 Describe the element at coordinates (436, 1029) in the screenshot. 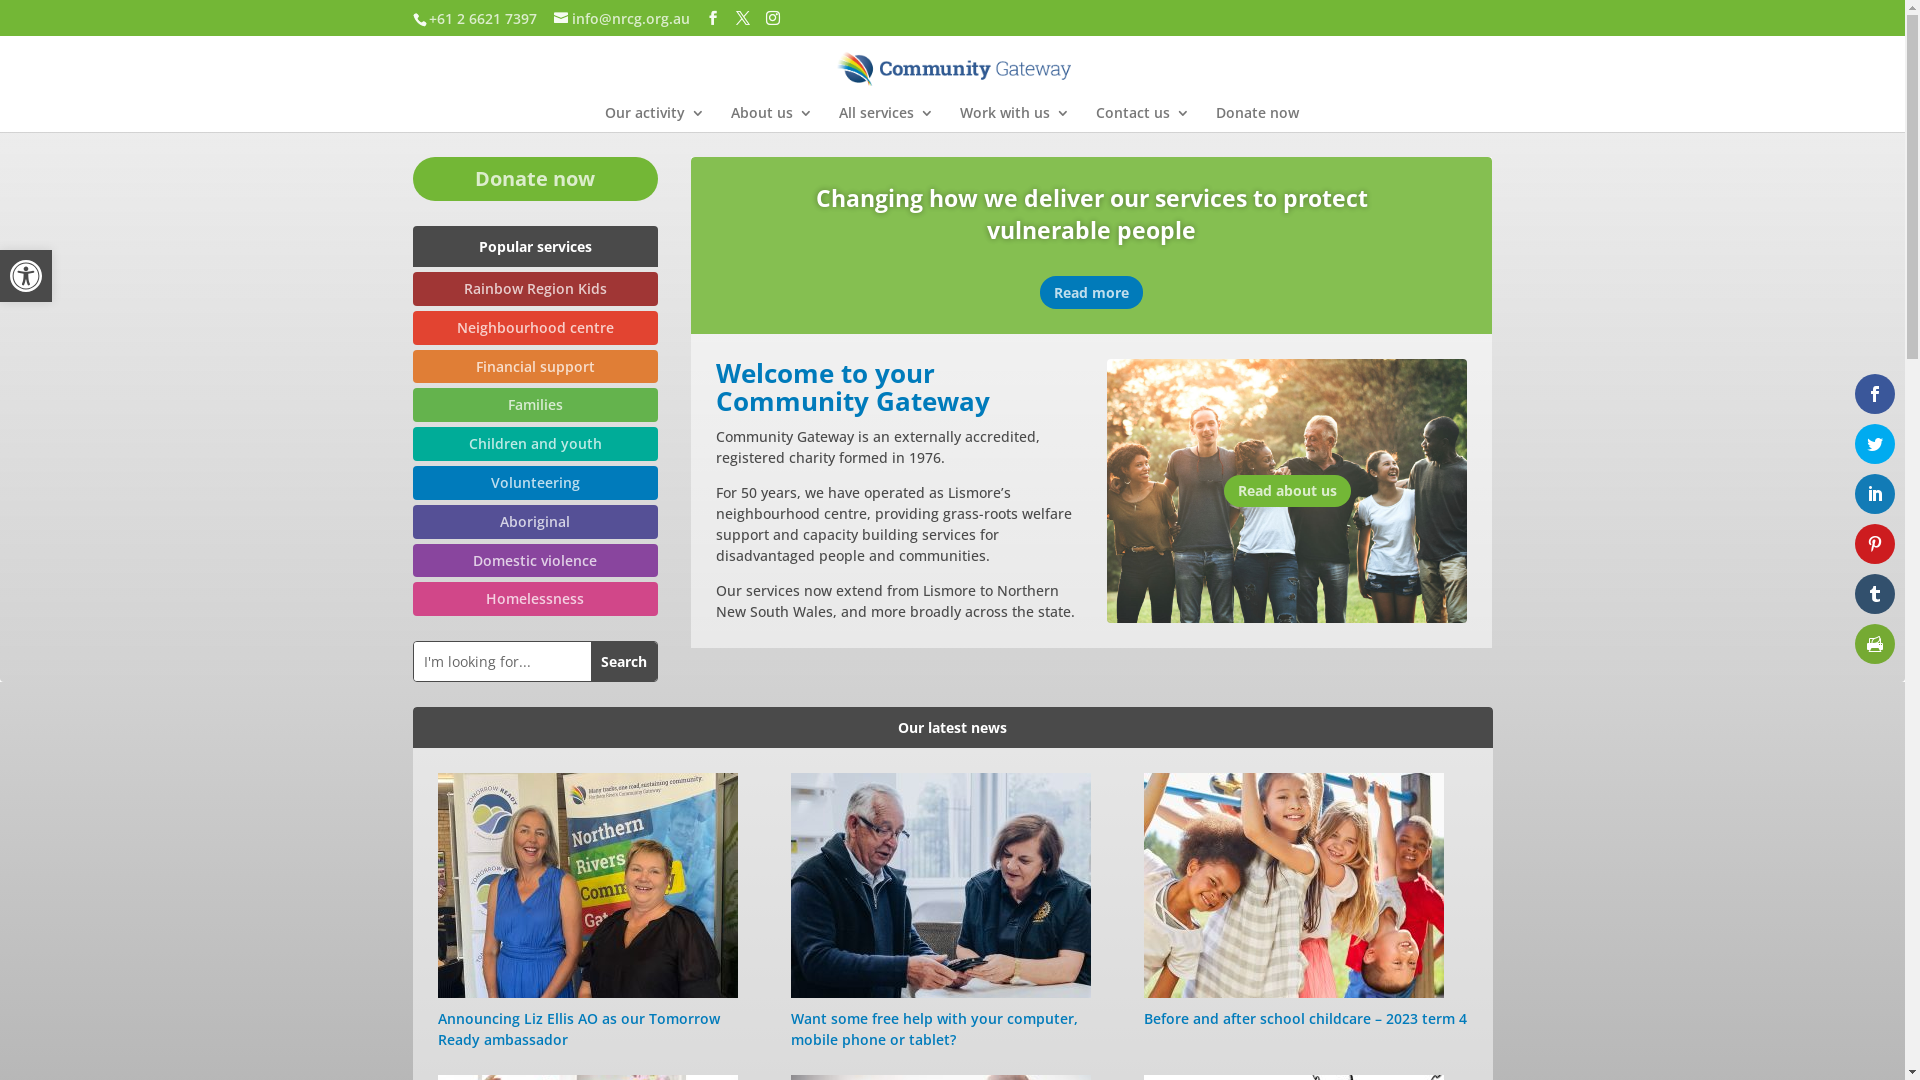

I see `'Announcing Liz Ellis AO as our Tomorrow Ready ambassador'` at that location.